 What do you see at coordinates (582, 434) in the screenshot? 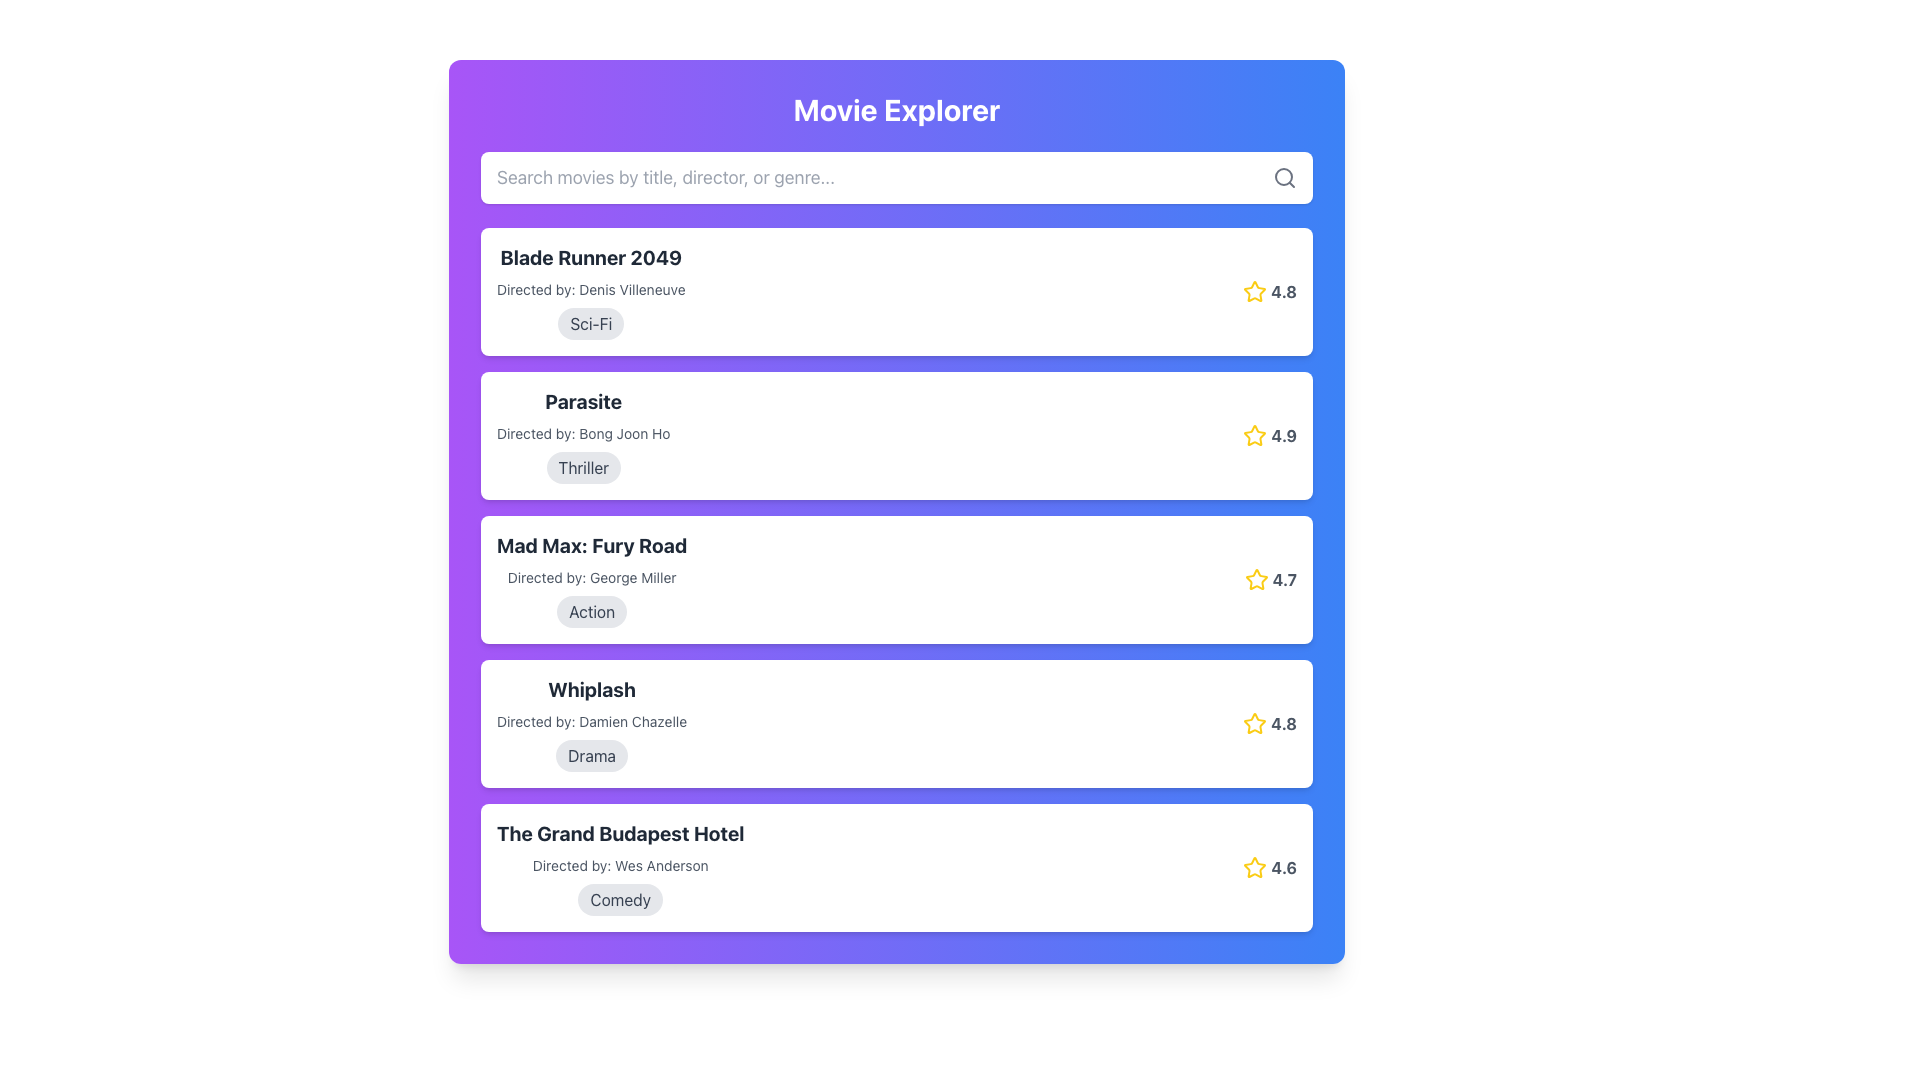
I see `the Informational Text Block displaying the movie details, which is the second item in the vertical list under 'Movie Explorer'` at bounding box center [582, 434].